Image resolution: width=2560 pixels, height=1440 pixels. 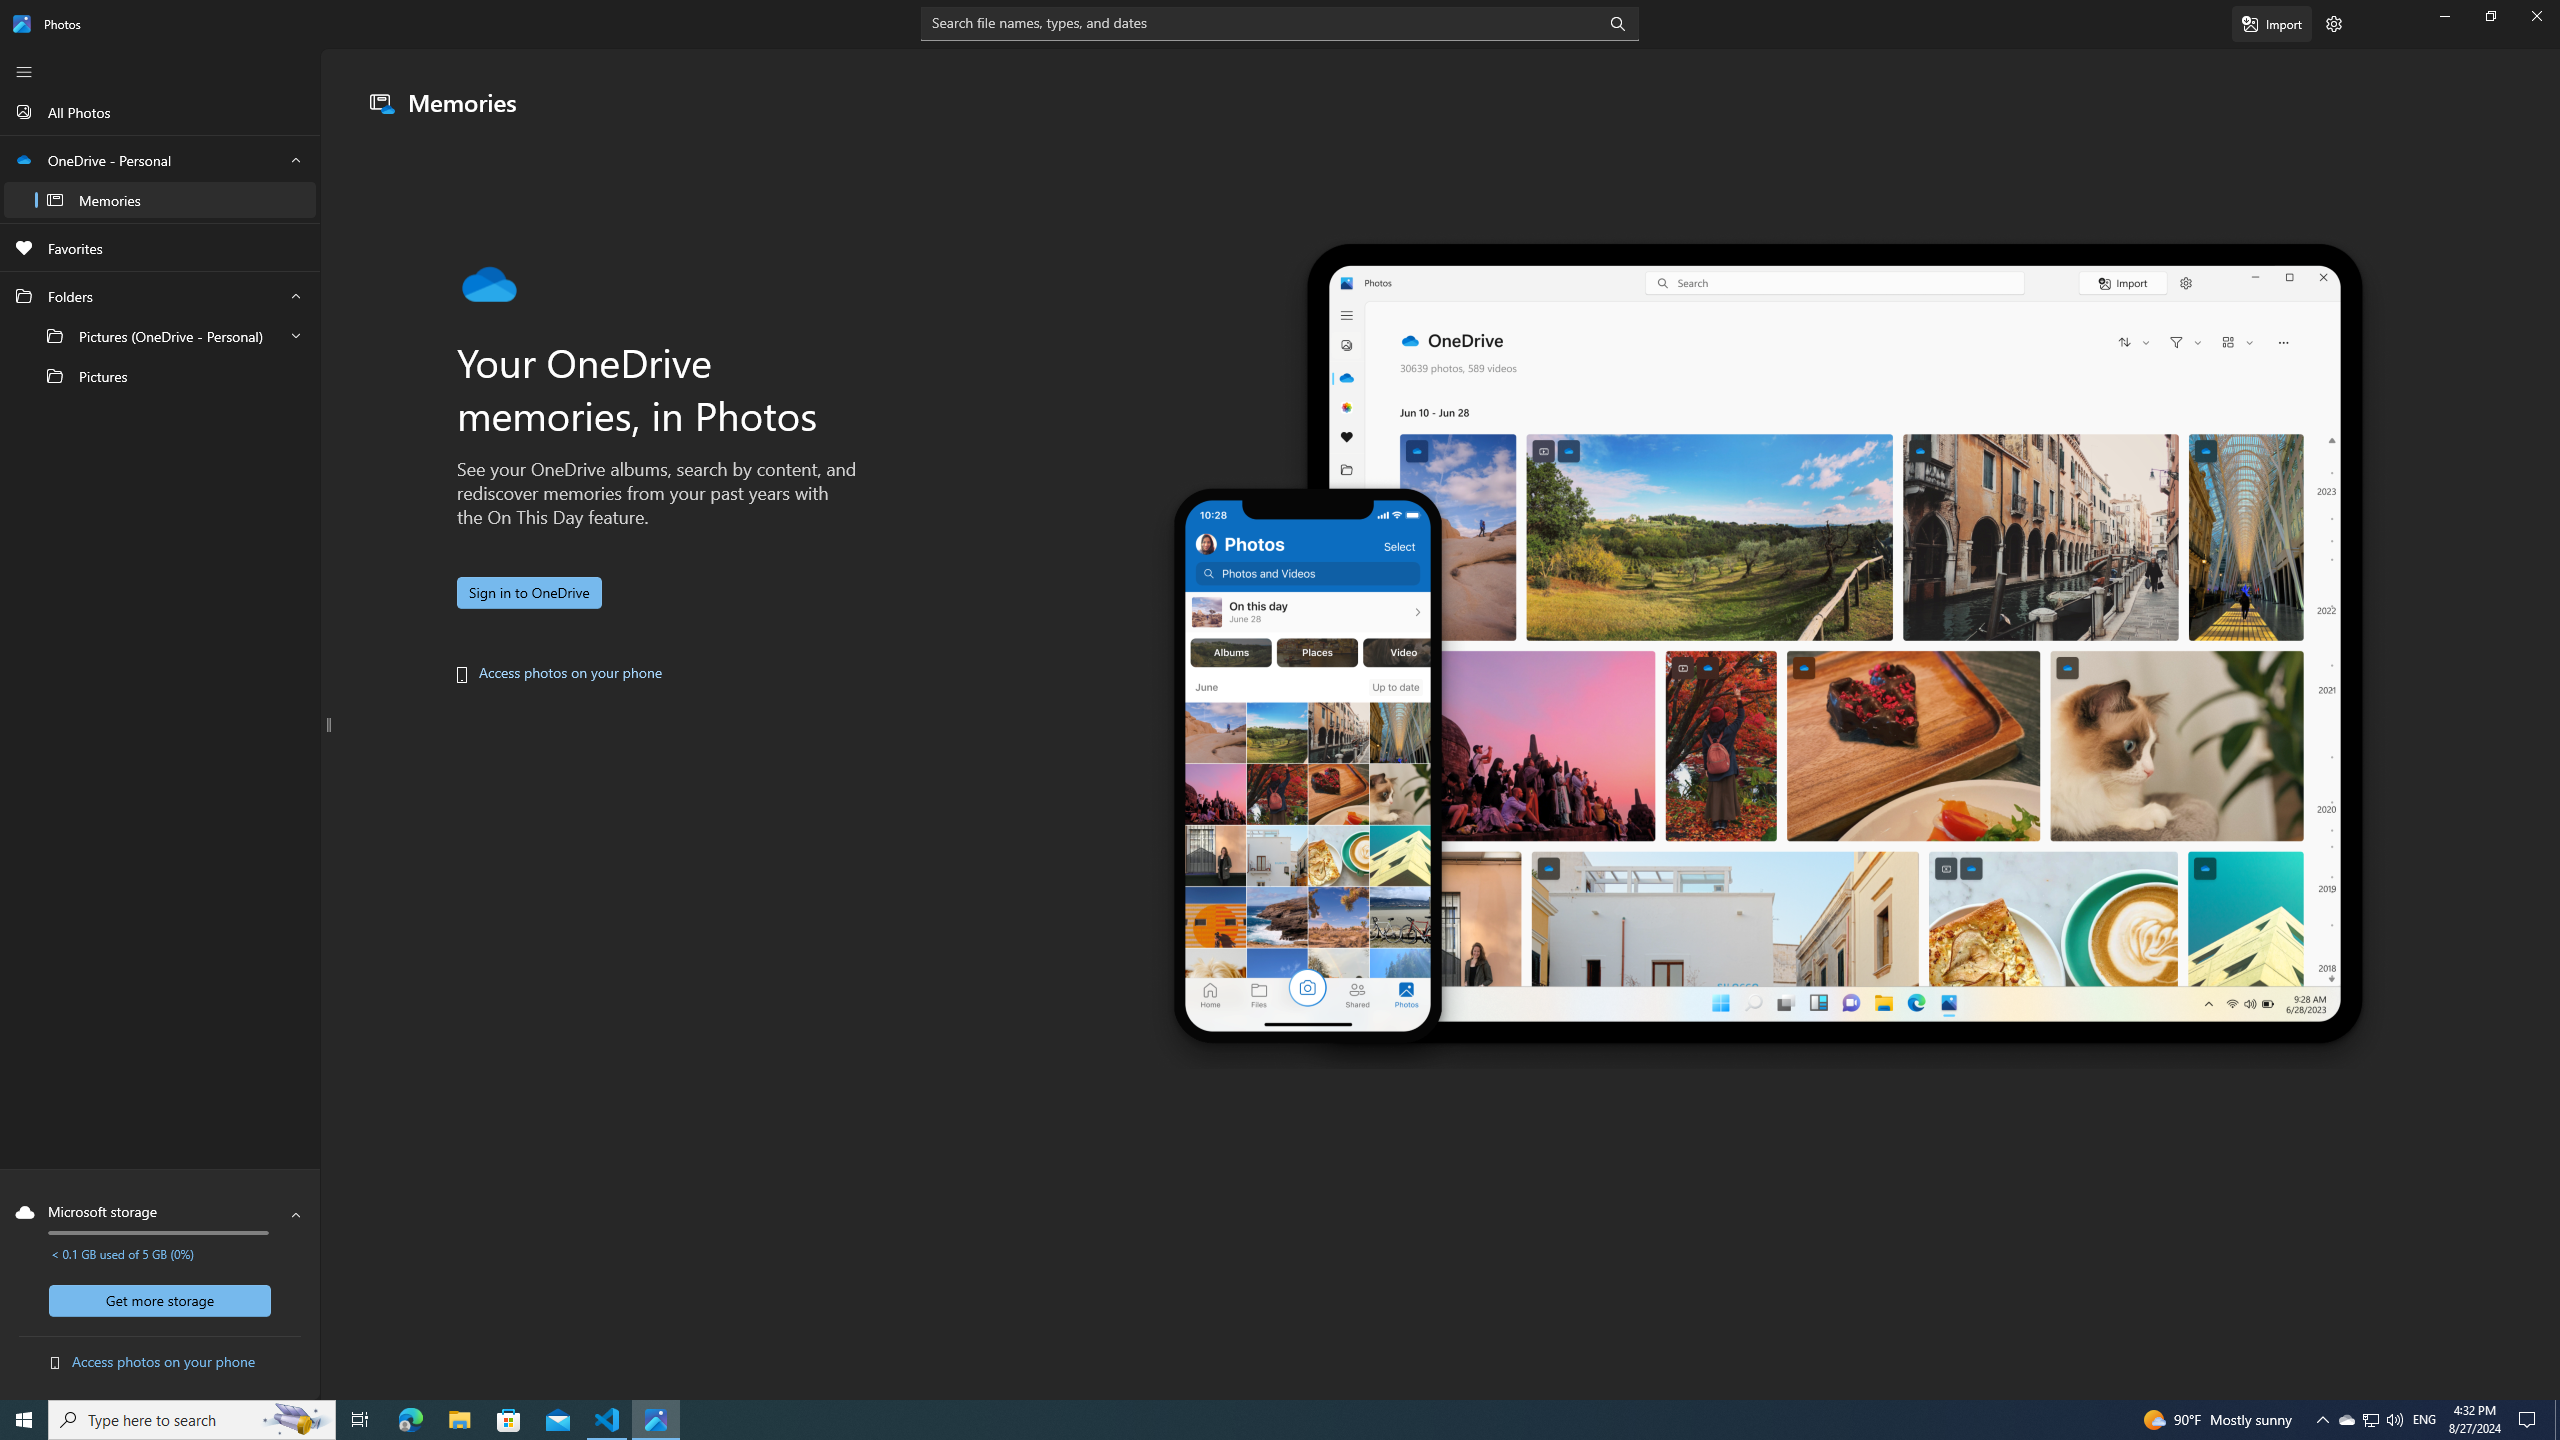 What do you see at coordinates (2323, 1418) in the screenshot?
I see `'Notification Chevron'` at bounding box center [2323, 1418].